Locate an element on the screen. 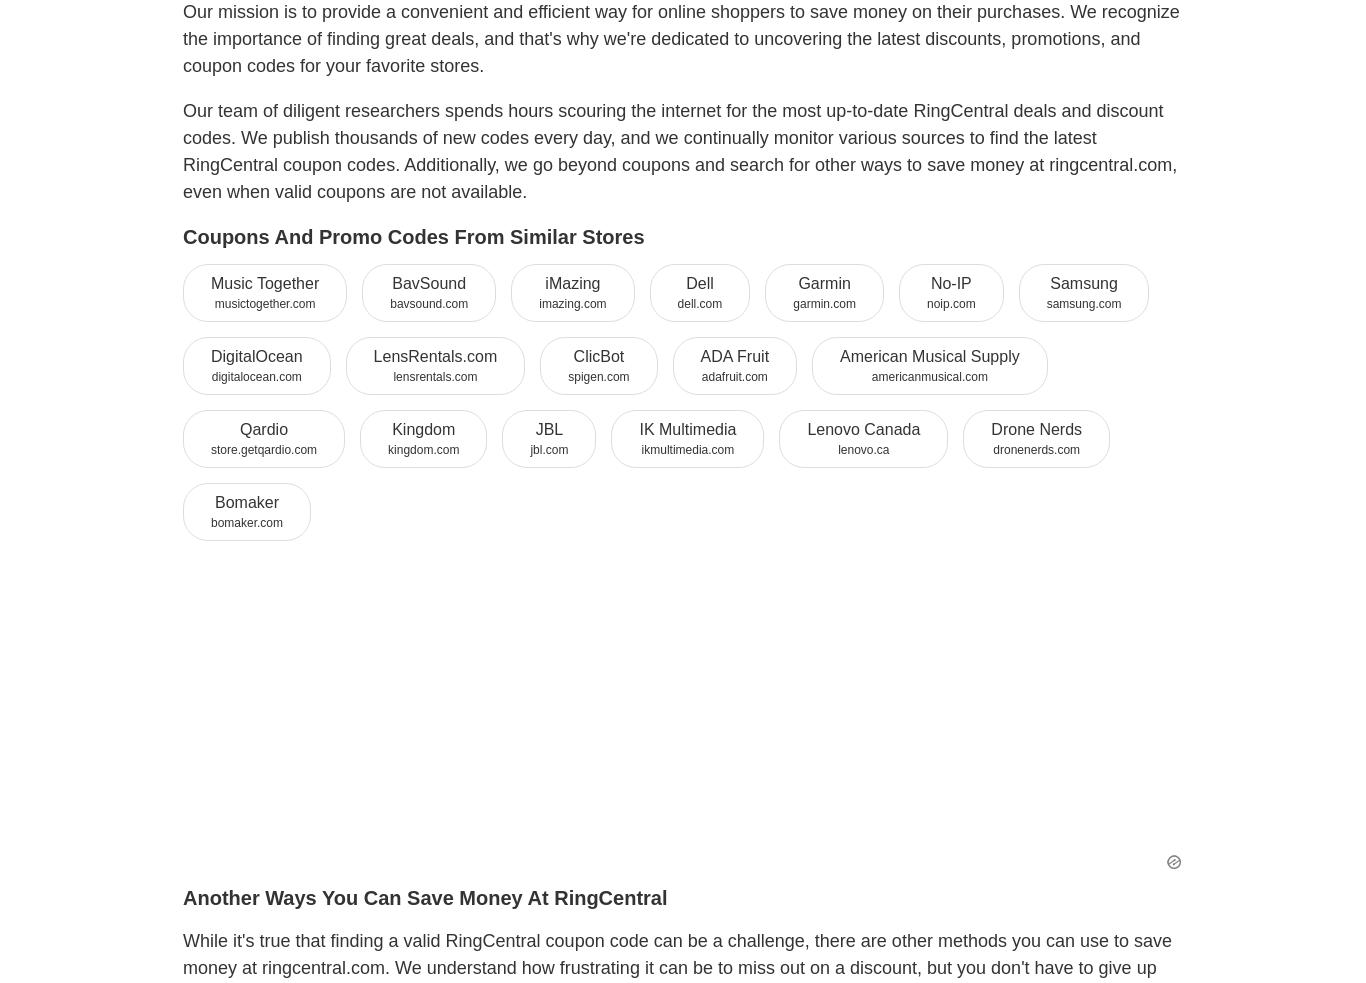  'imazing.com' is located at coordinates (571, 302).